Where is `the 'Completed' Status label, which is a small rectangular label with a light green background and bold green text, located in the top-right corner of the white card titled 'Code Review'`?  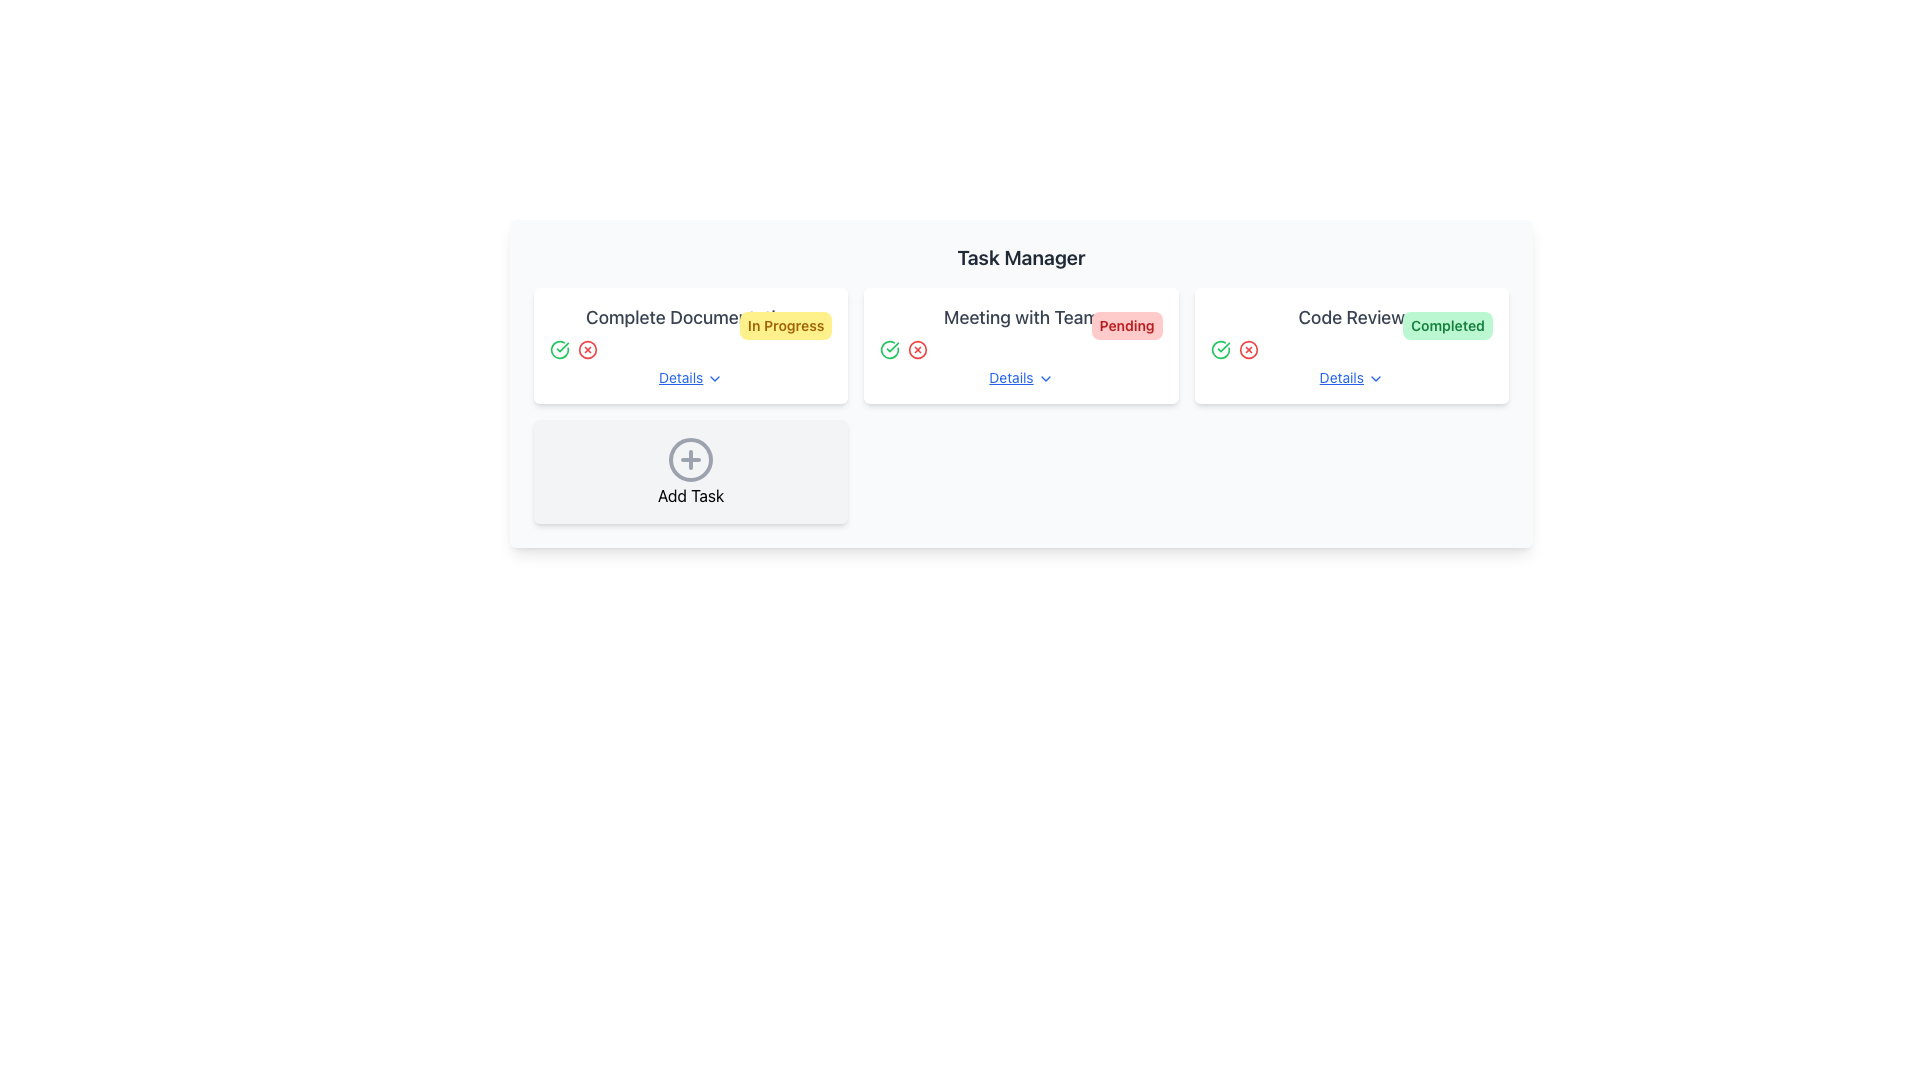
the 'Completed' Status label, which is a small rectangular label with a light green background and bold green text, located in the top-right corner of the white card titled 'Code Review' is located at coordinates (1448, 325).